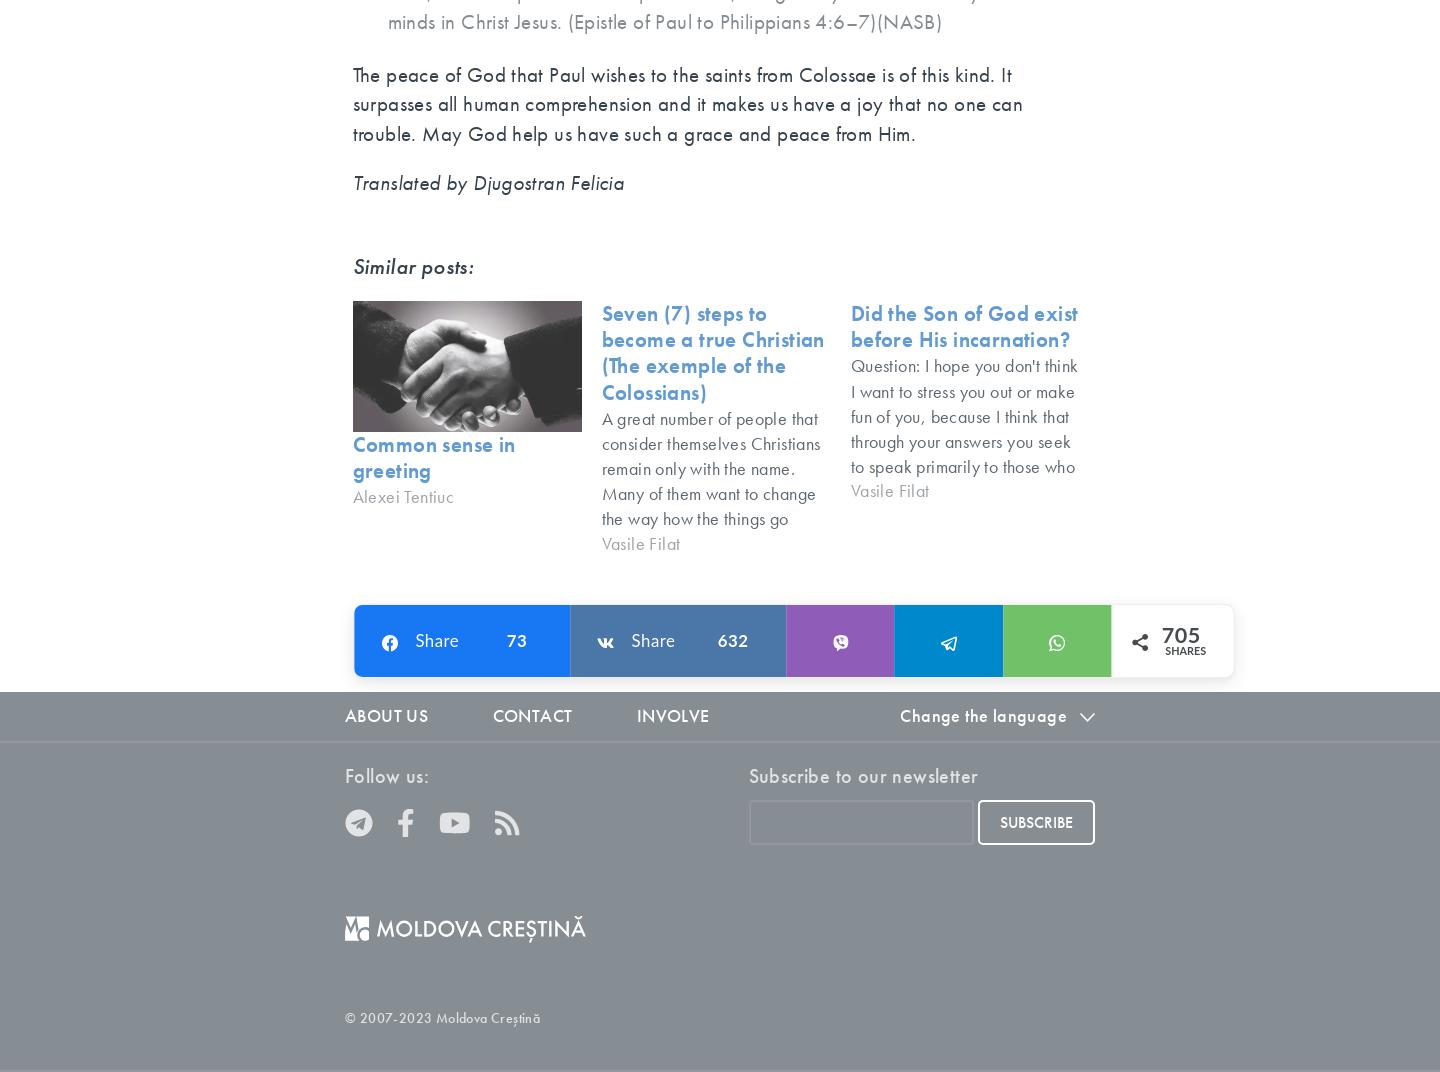 The height and width of the screenshot is (1072, 1440). What do you see at coordinates (530, 713) in the screenshot?
I see `'Contact'` at bounding box center [530, 713].